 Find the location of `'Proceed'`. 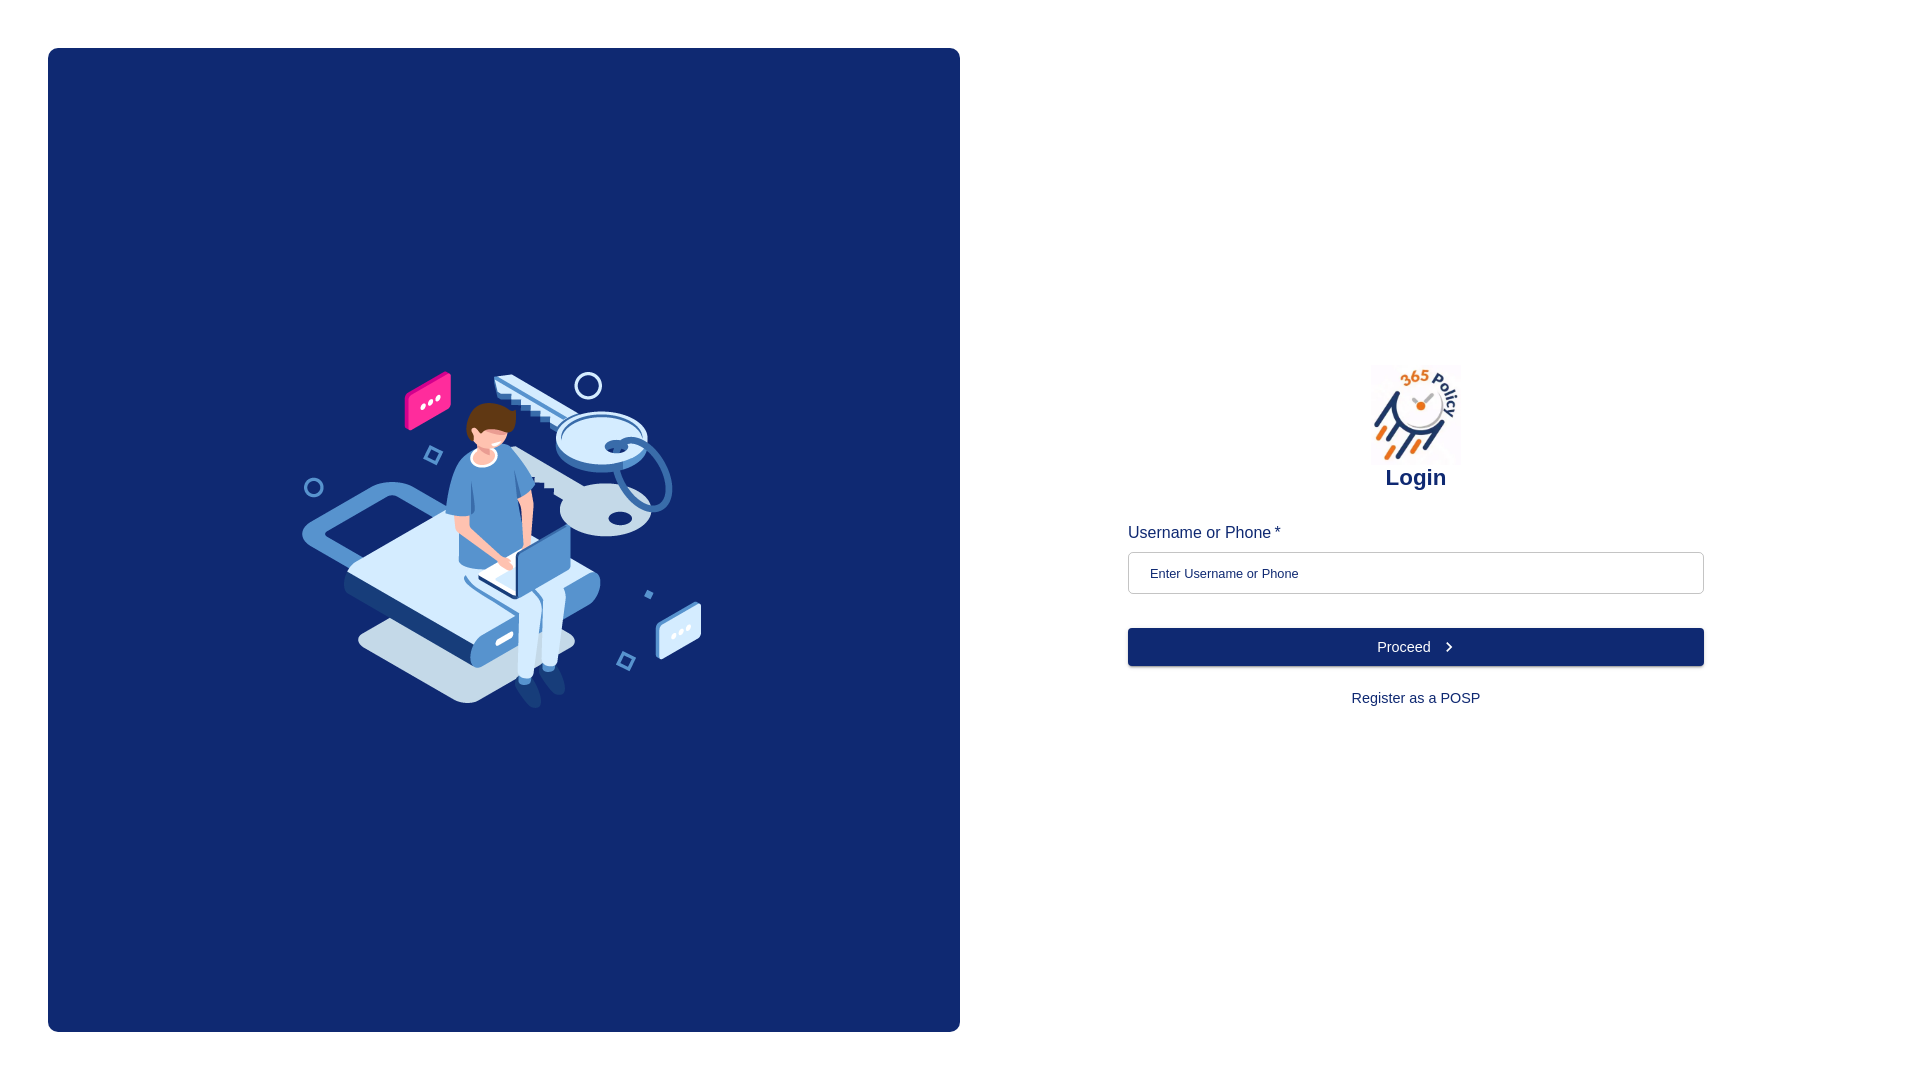

'Proceed' is located at coordinates (1415, 647).